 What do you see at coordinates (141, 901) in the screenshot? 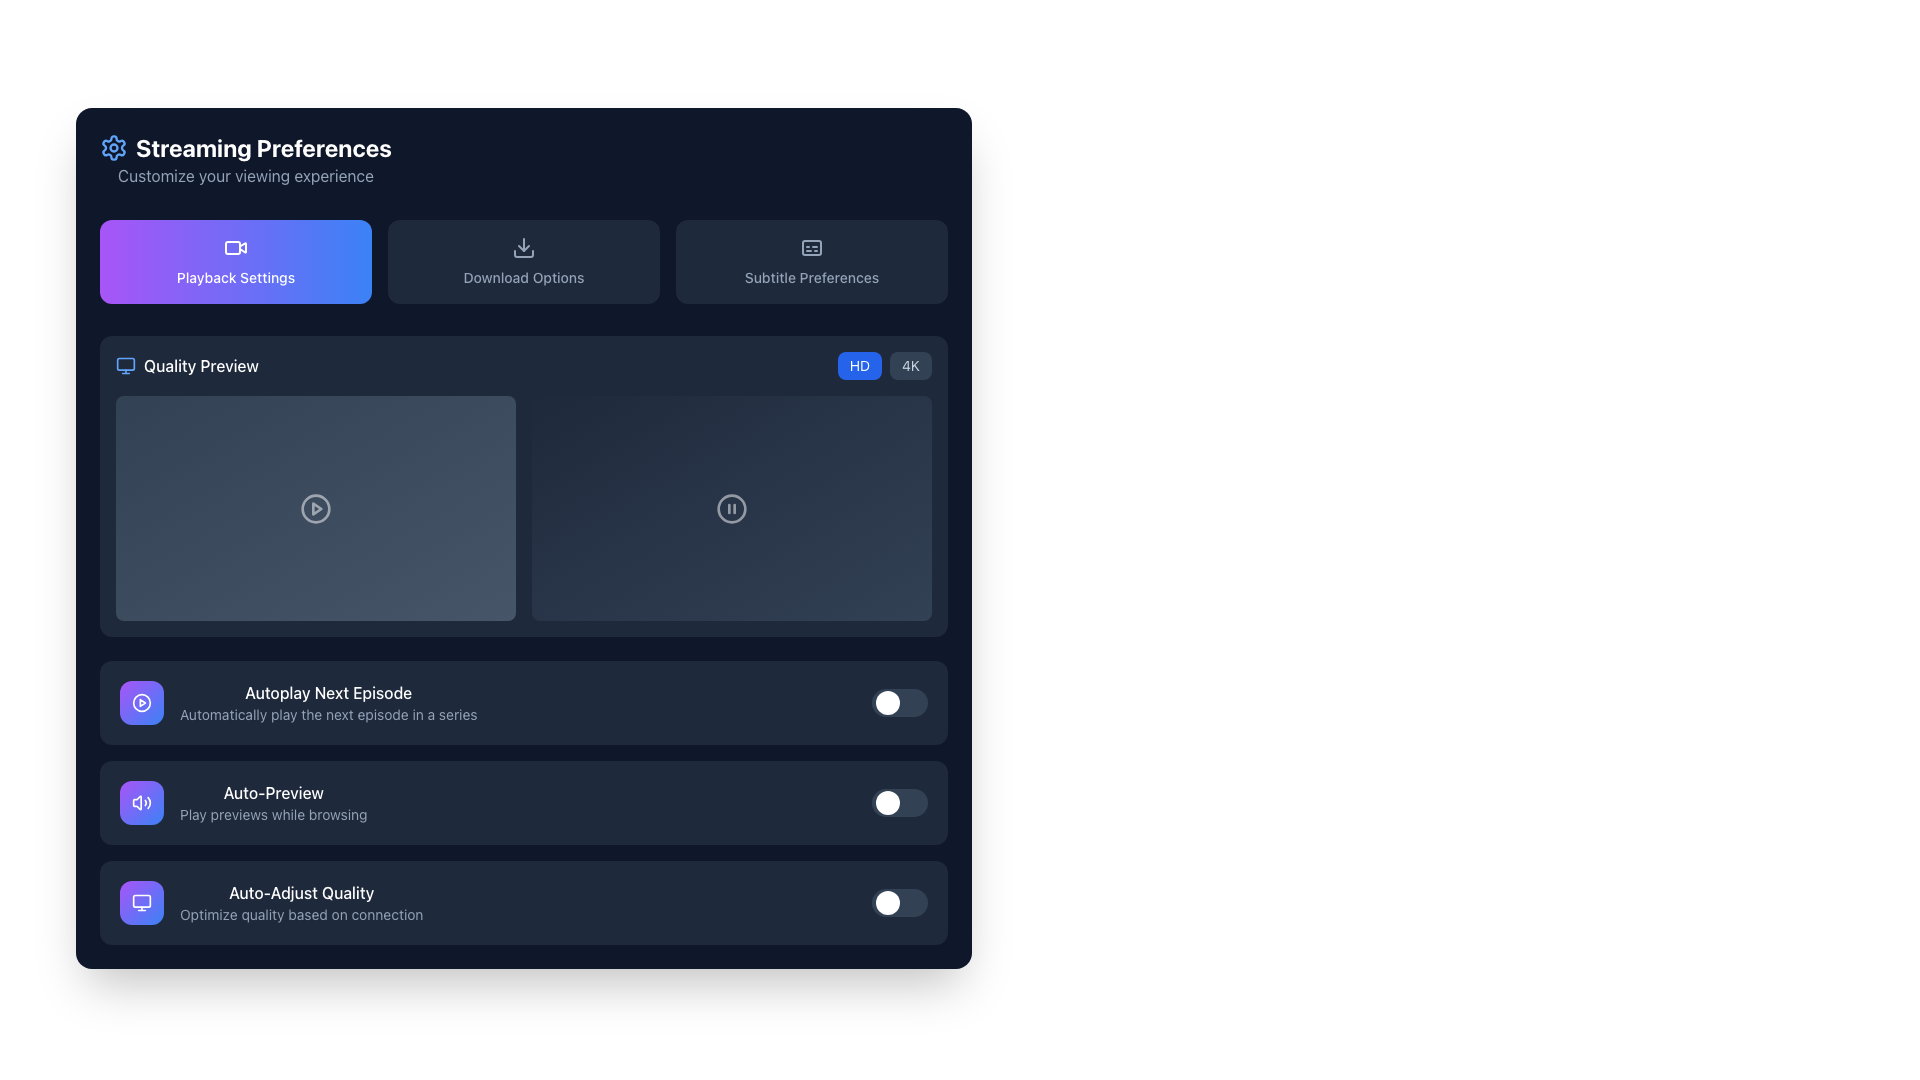
I see `the top-most rectangle of the monitor icon in the SVG, which is part of the streaming preferences toggle options` at bounding box center [141, 901].